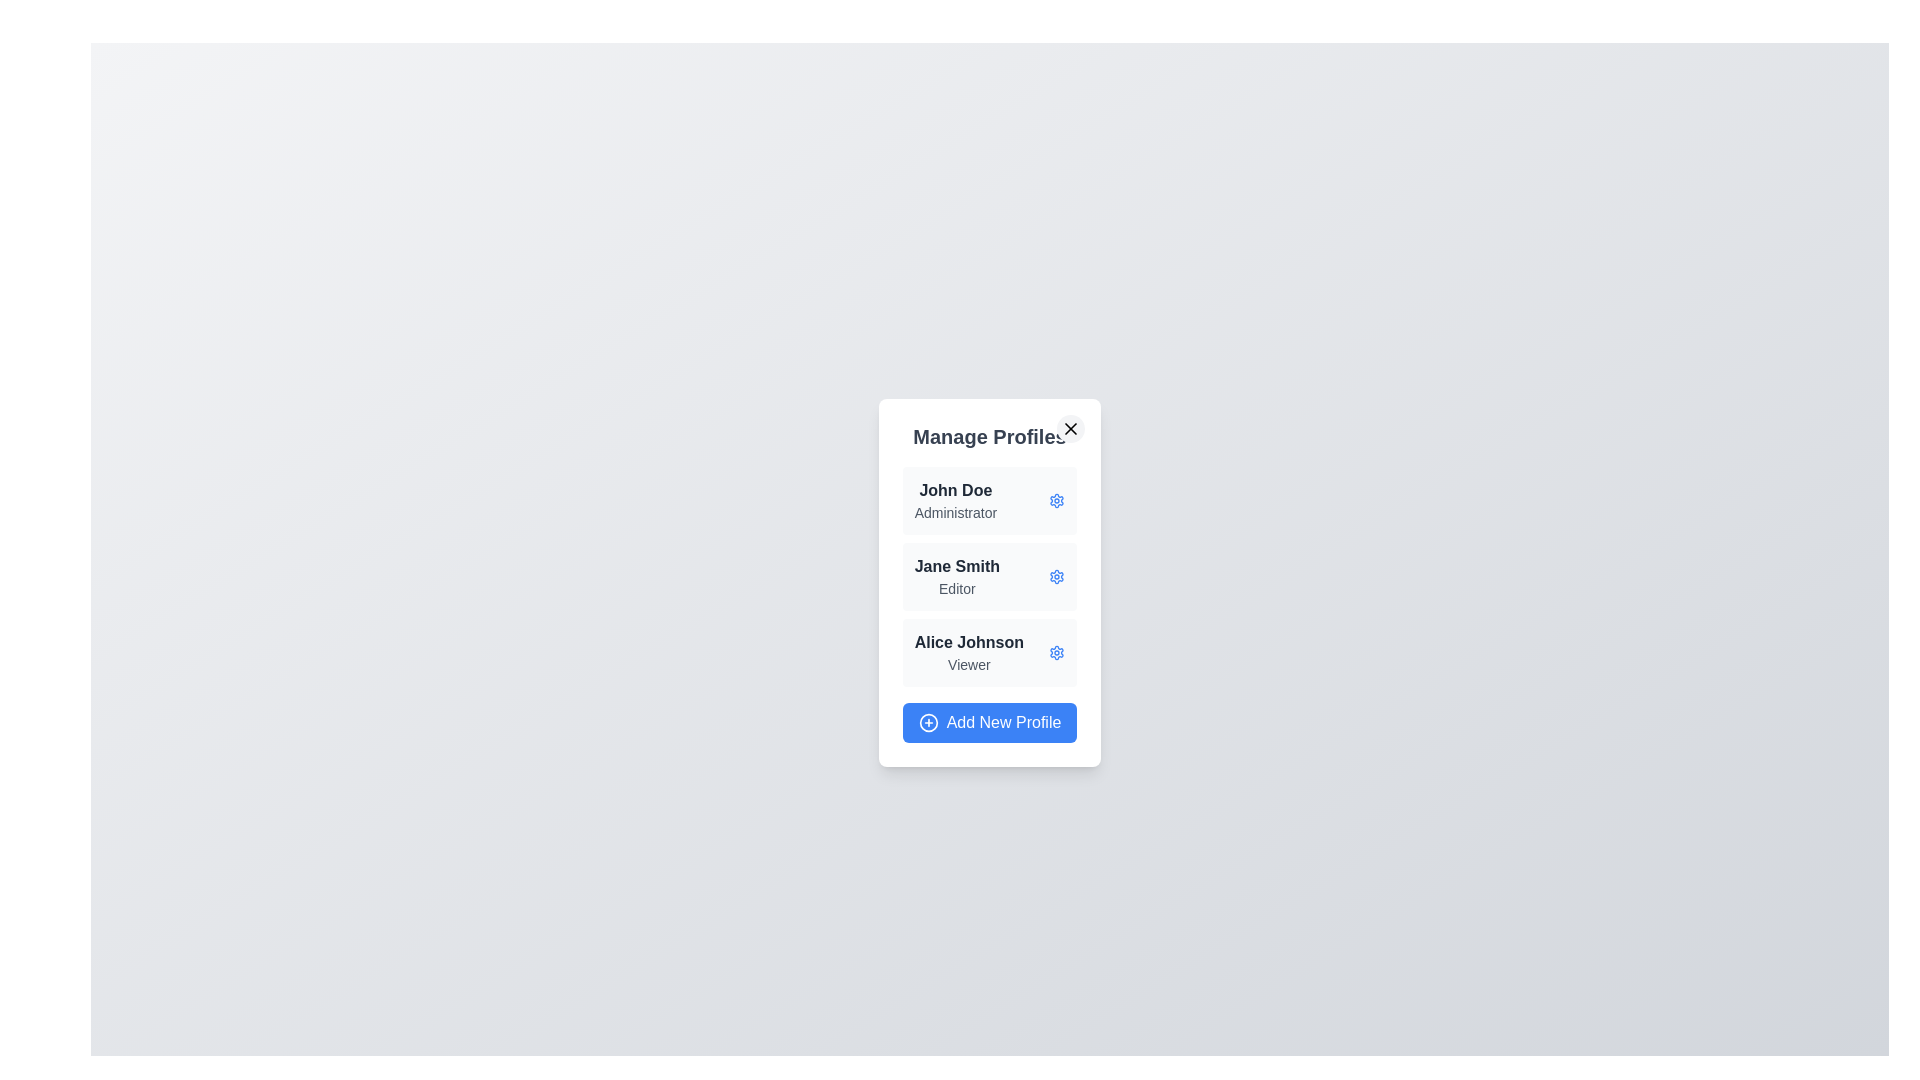  Describe the element at coordinates (1056, 652) in the screenshot. I see `gear icon next to the profile named Alice Johnson` at that location.